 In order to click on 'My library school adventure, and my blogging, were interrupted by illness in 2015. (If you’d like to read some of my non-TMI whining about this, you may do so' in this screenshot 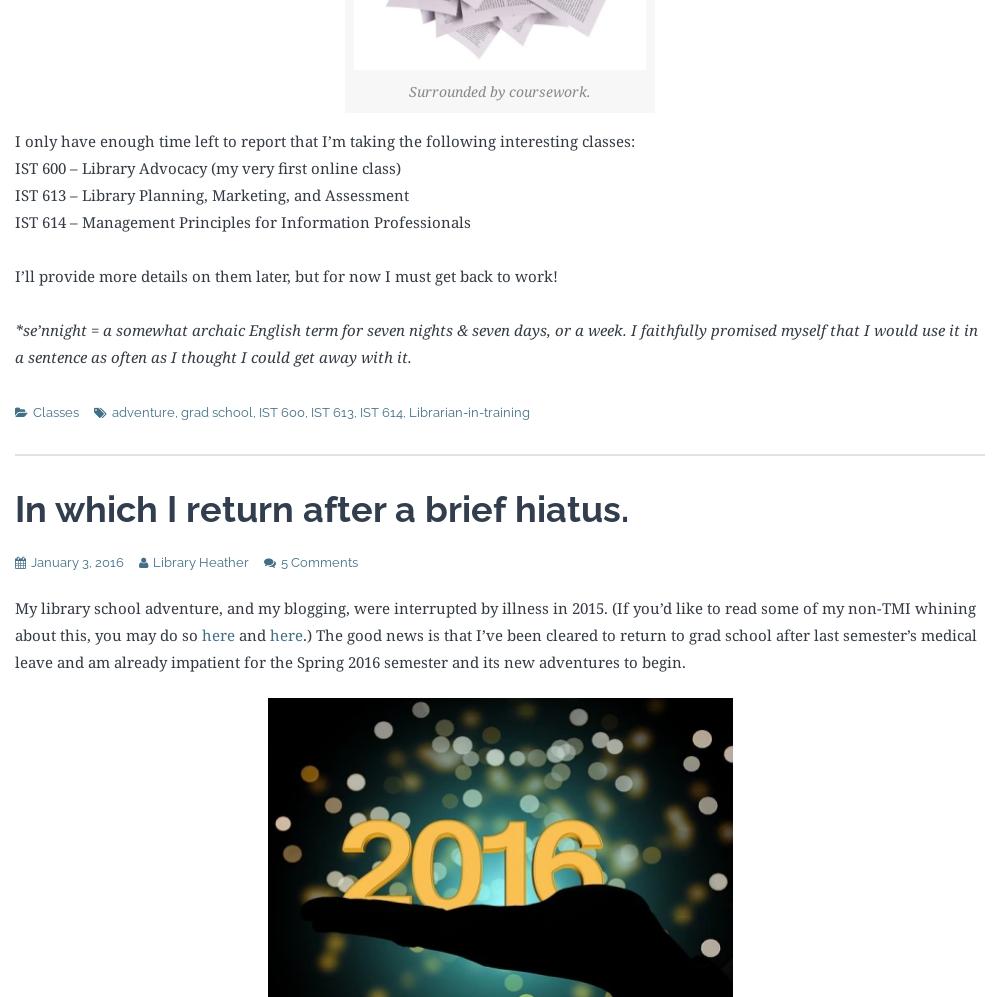, I will do `click(494, 619)`.